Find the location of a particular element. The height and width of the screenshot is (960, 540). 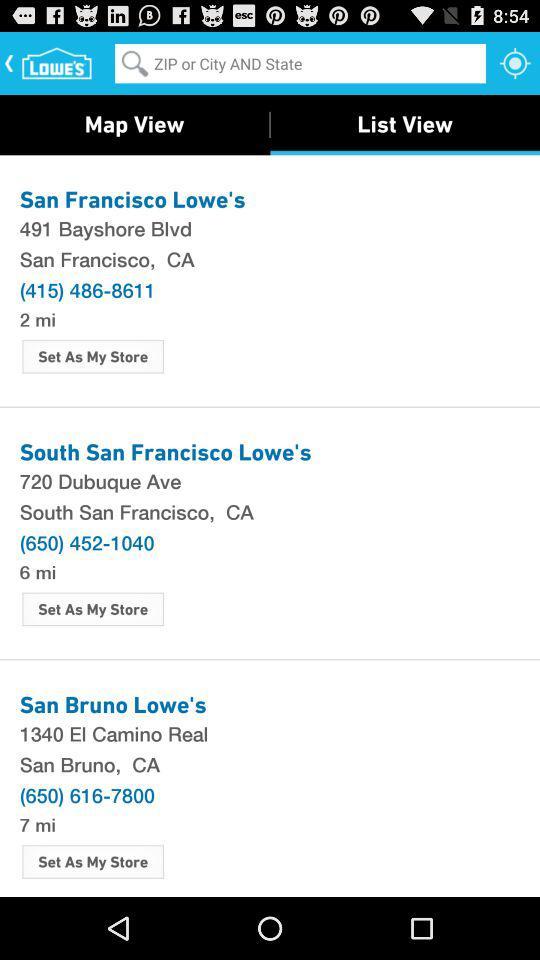

(415) 486-8611 item is located at coordinates (86, 288).